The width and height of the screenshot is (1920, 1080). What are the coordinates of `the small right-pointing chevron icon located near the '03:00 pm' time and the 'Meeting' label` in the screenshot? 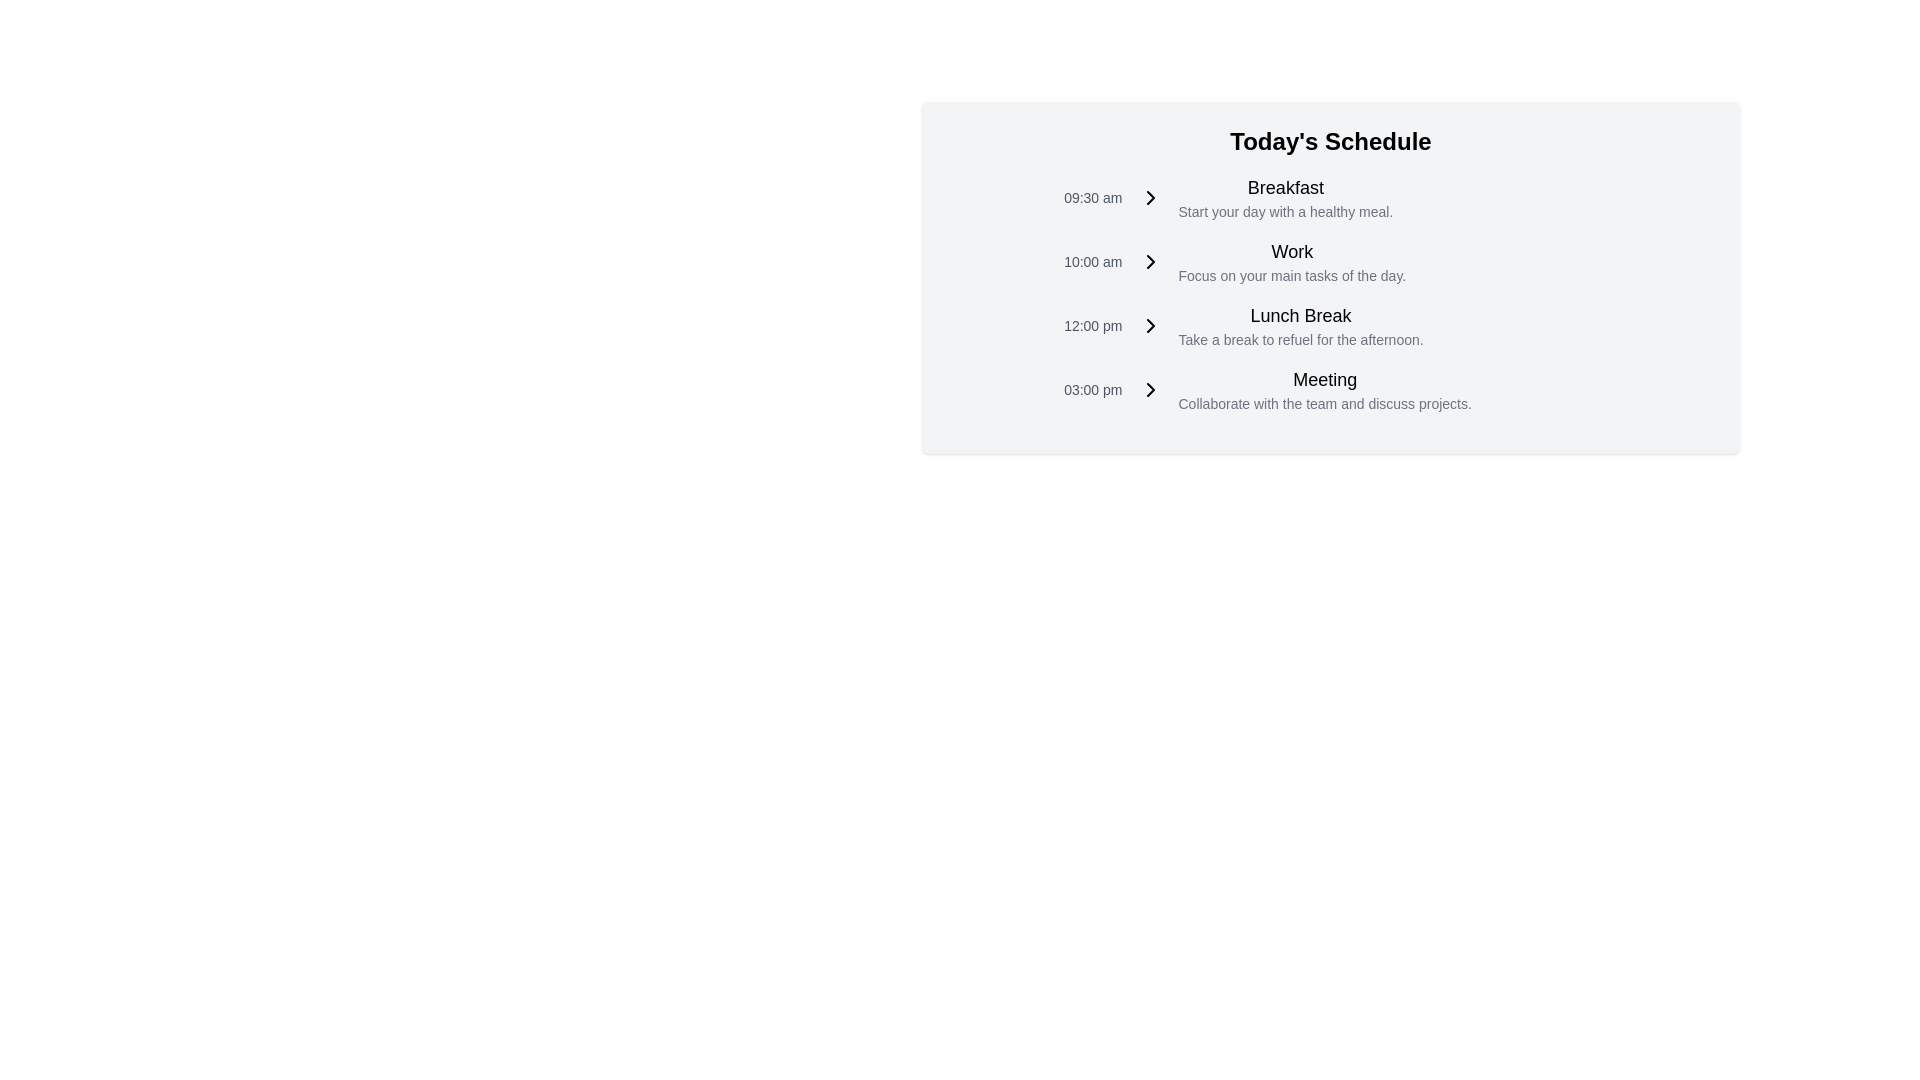 It's located at (1150, 389).